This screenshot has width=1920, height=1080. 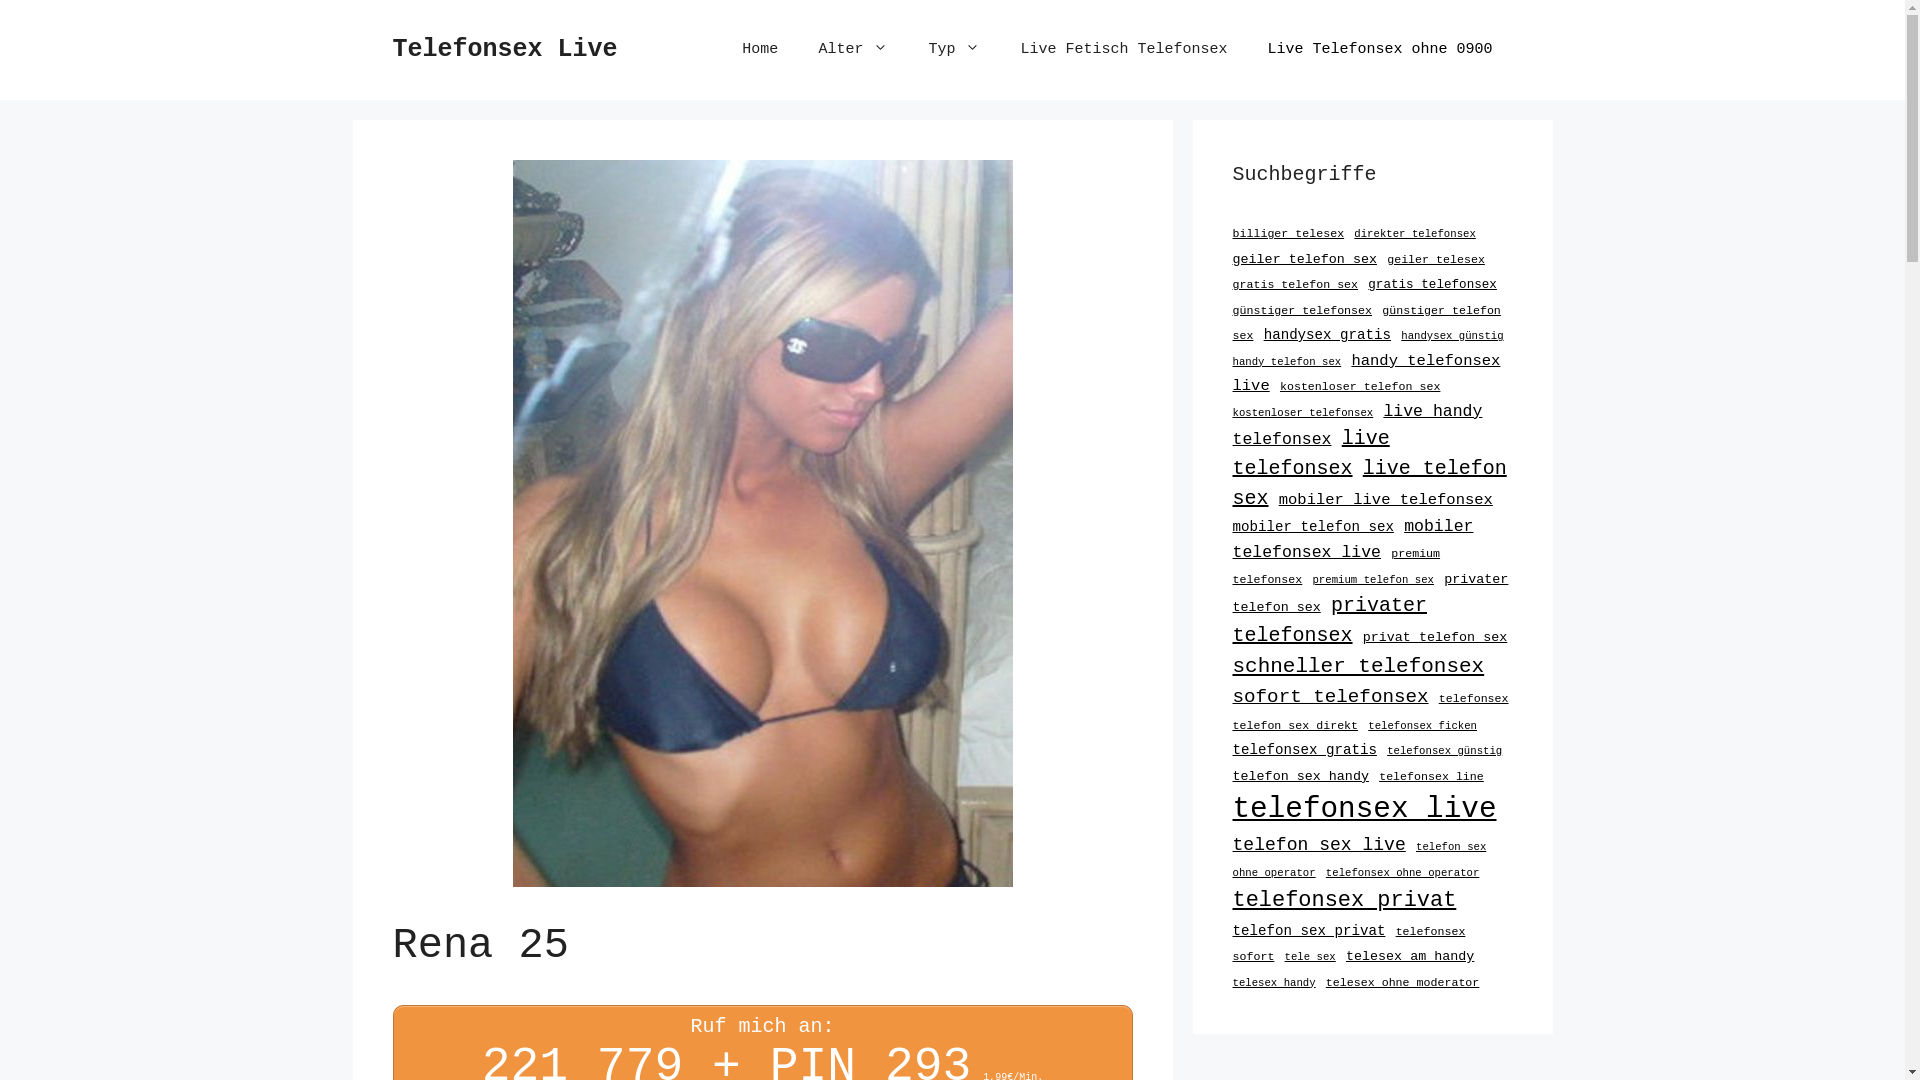 What do you see at coordinates (758, 49) in the screenshot?
I see `'Home'` at bounding box center [758, 49].